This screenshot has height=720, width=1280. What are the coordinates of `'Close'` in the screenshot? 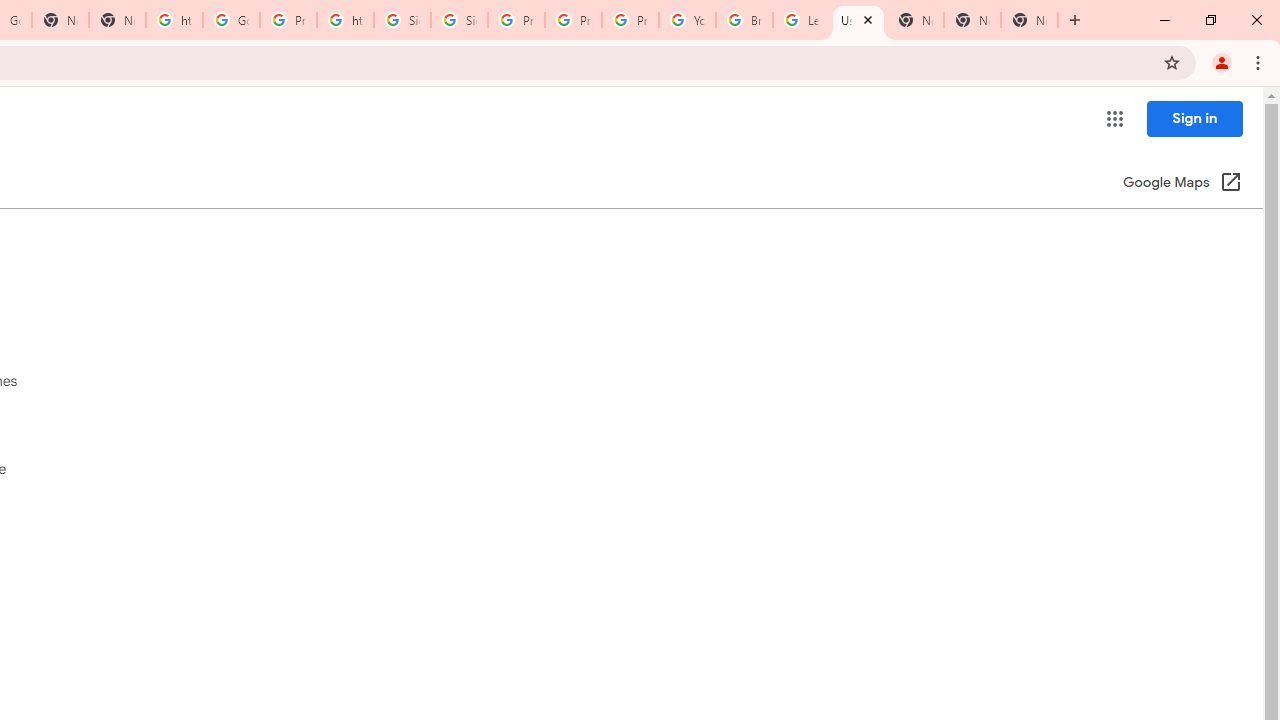 It's located at (867, 19).